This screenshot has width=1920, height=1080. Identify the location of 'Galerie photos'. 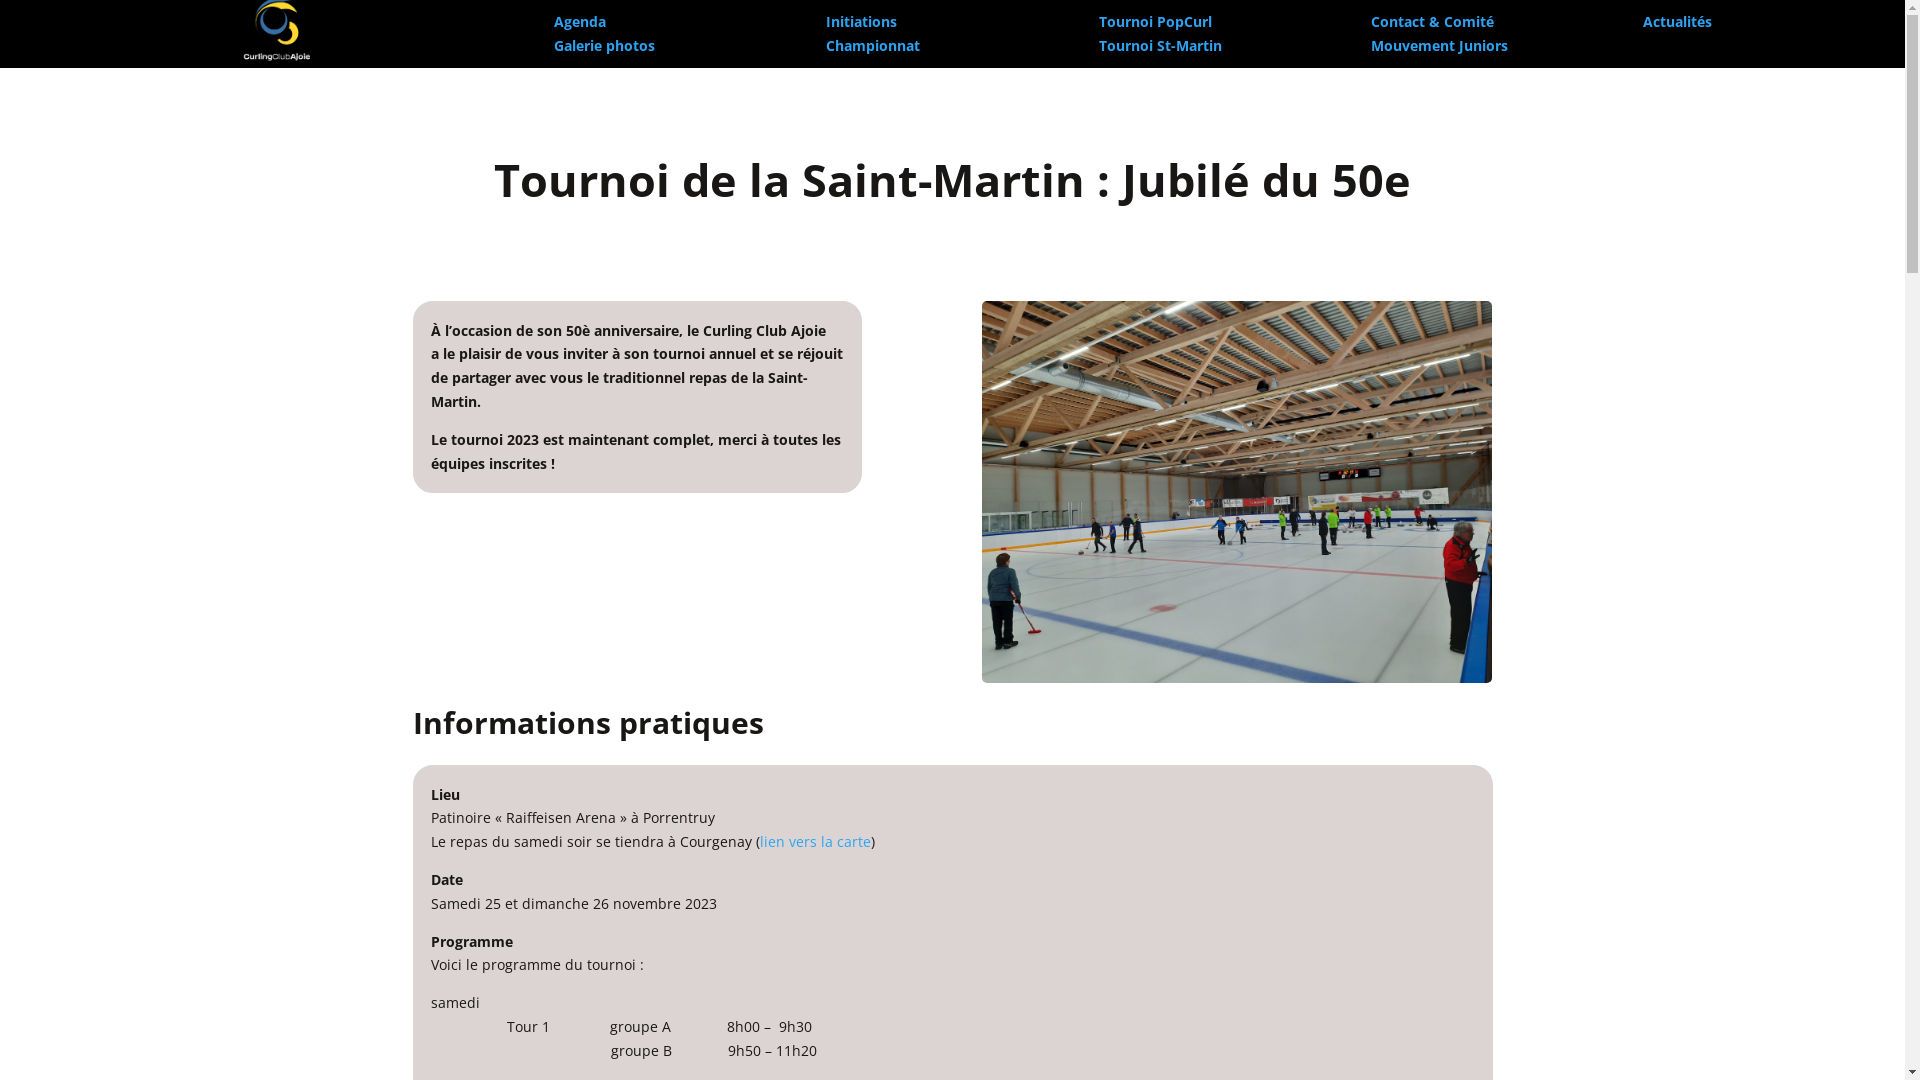
(603, 45).